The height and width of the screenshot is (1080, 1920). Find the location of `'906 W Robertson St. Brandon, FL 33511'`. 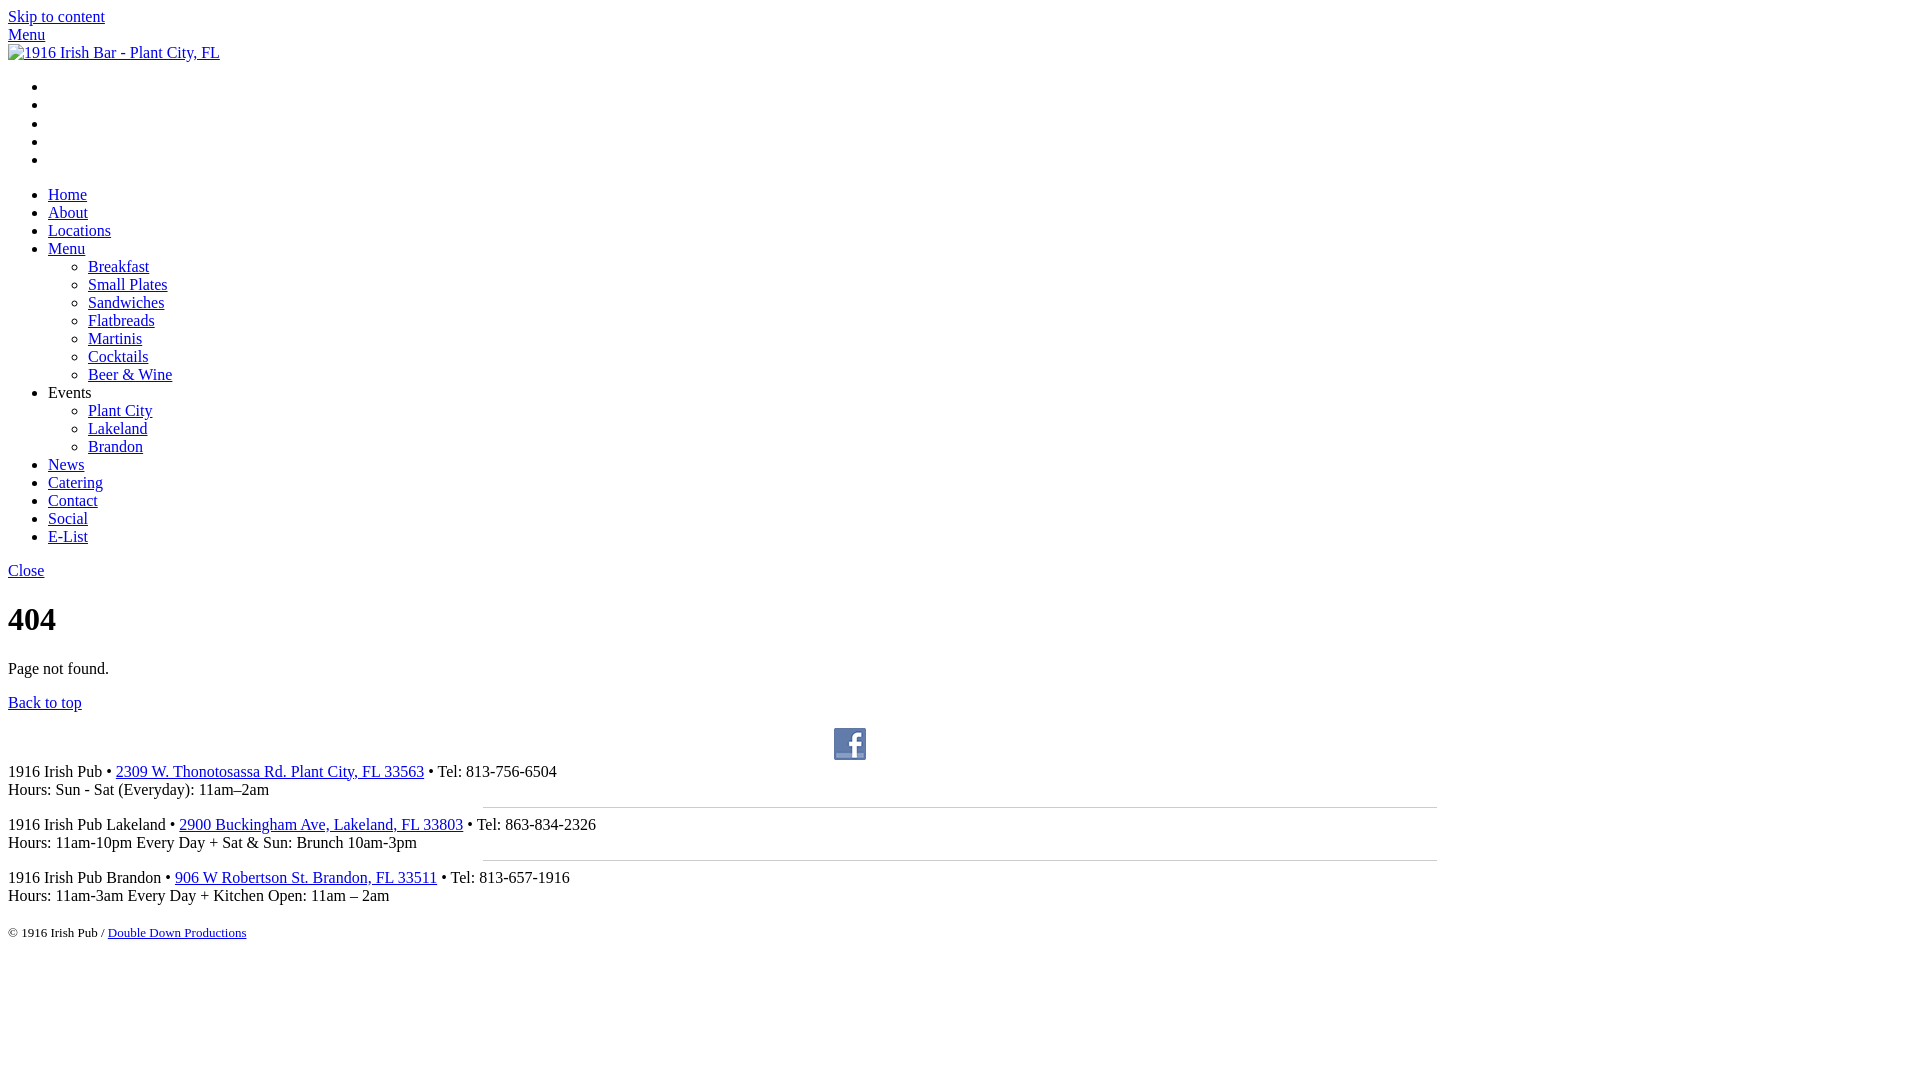

'906 W Robertson St. Brandon, FL 33511' is located at coordinates (305, 876).